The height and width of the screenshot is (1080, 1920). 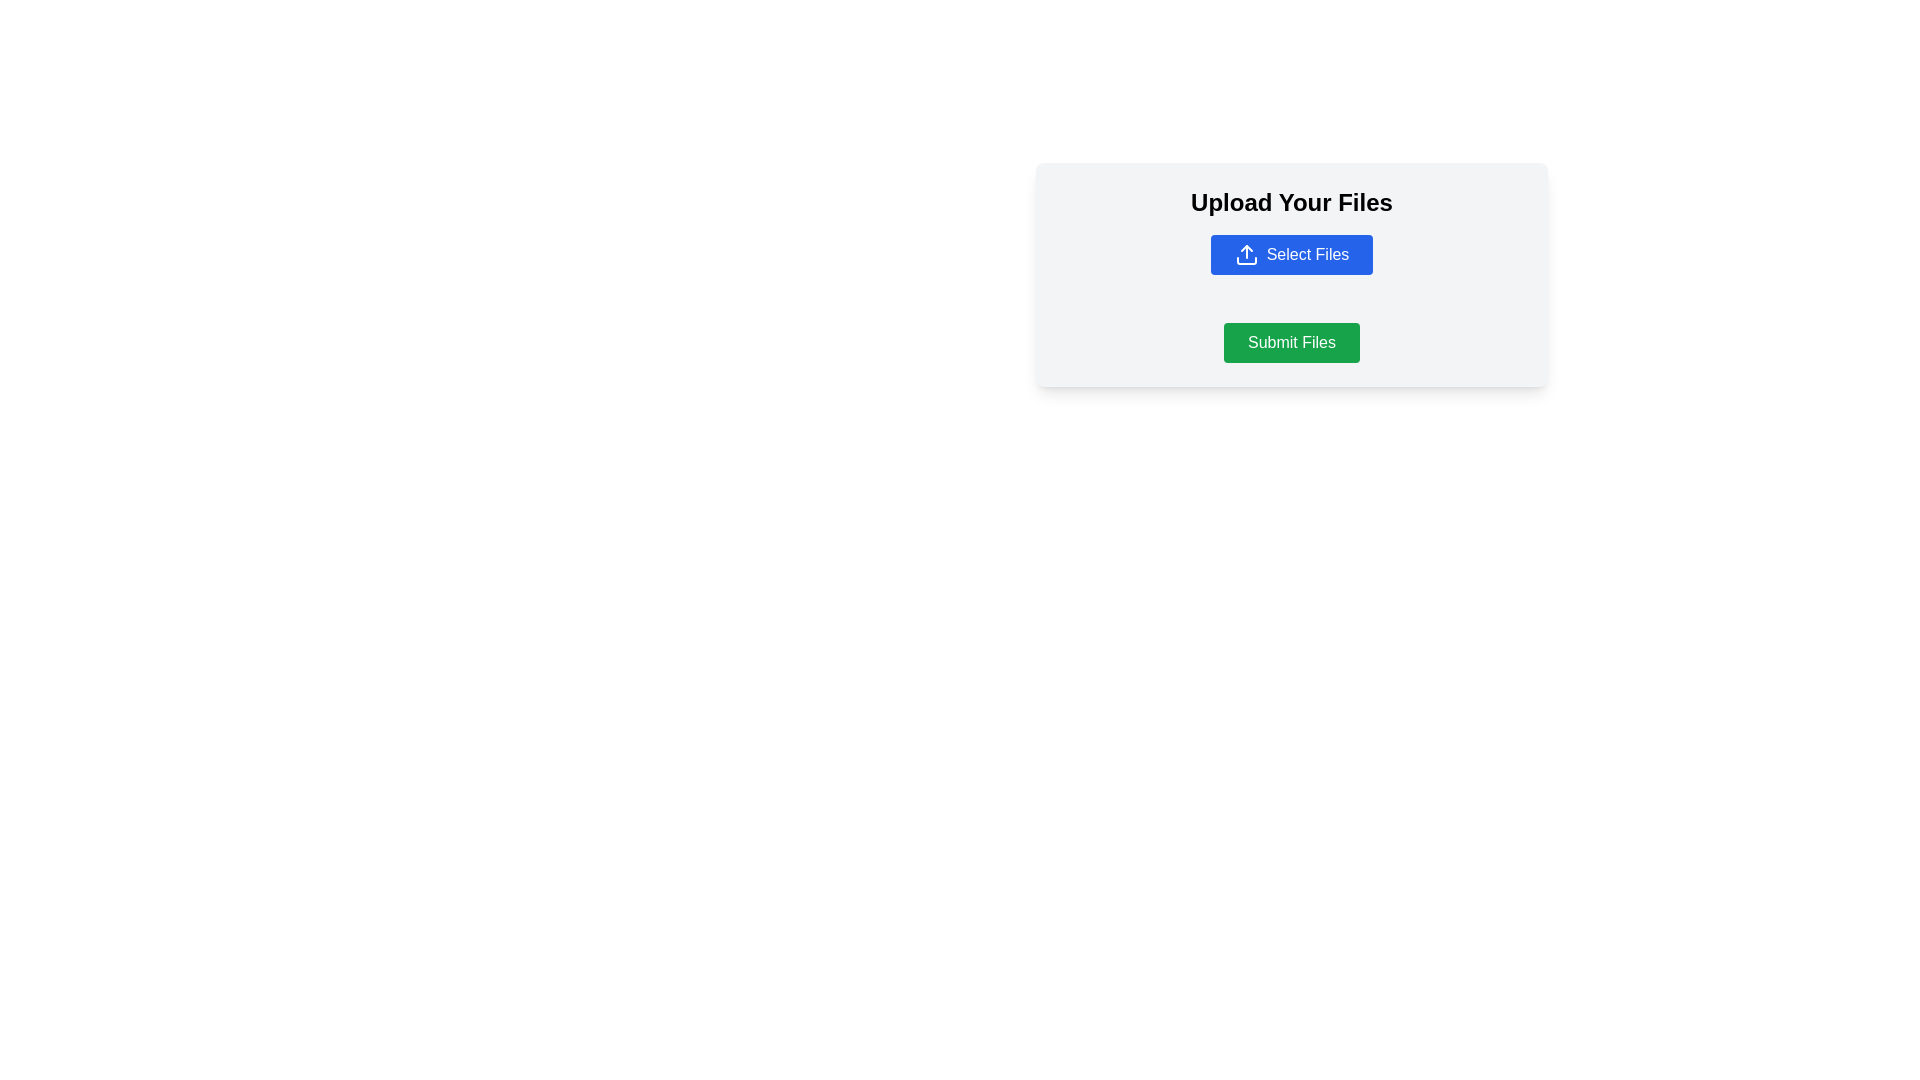 What do you see at coordinates (1245, 253) in the screenshot?
I see `the icon representing the functionality of the 'Select Files' button, which is positioned to the left of the text on the button located in the top-middle area of the card` at bounding box center [1245, 253].